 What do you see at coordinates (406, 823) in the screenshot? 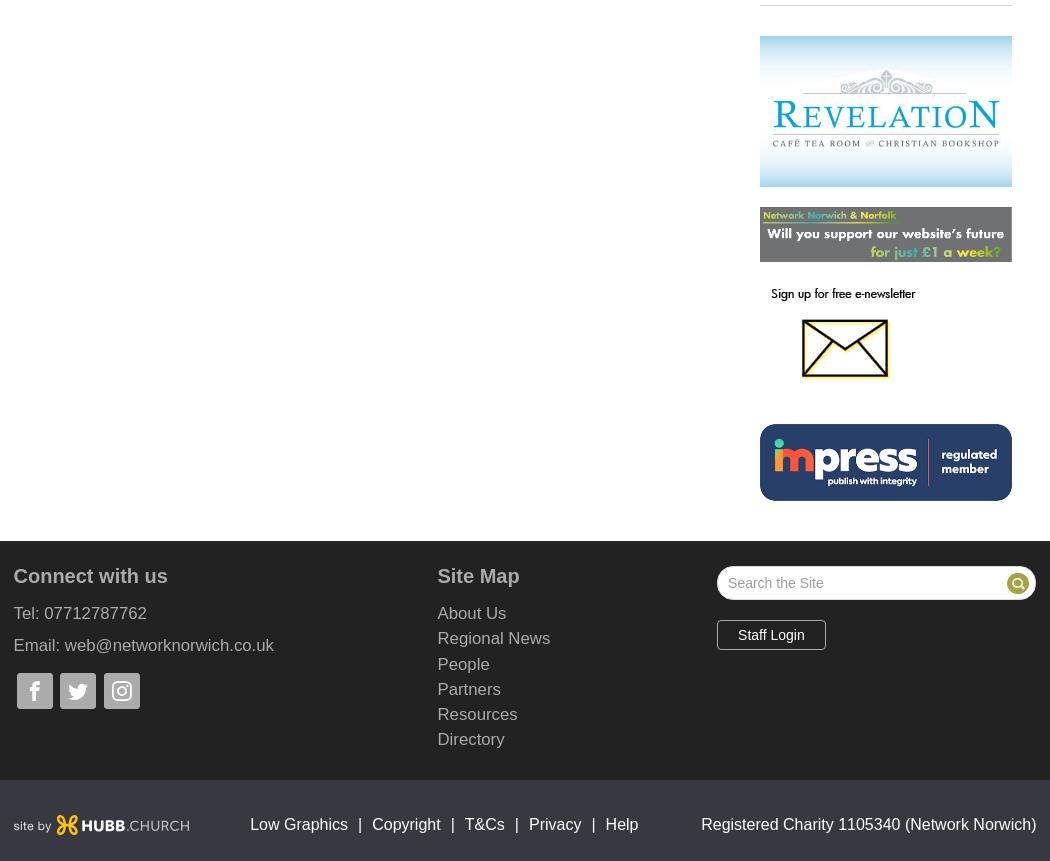
I see `'Copyright'` at bounding box center [406, 823].